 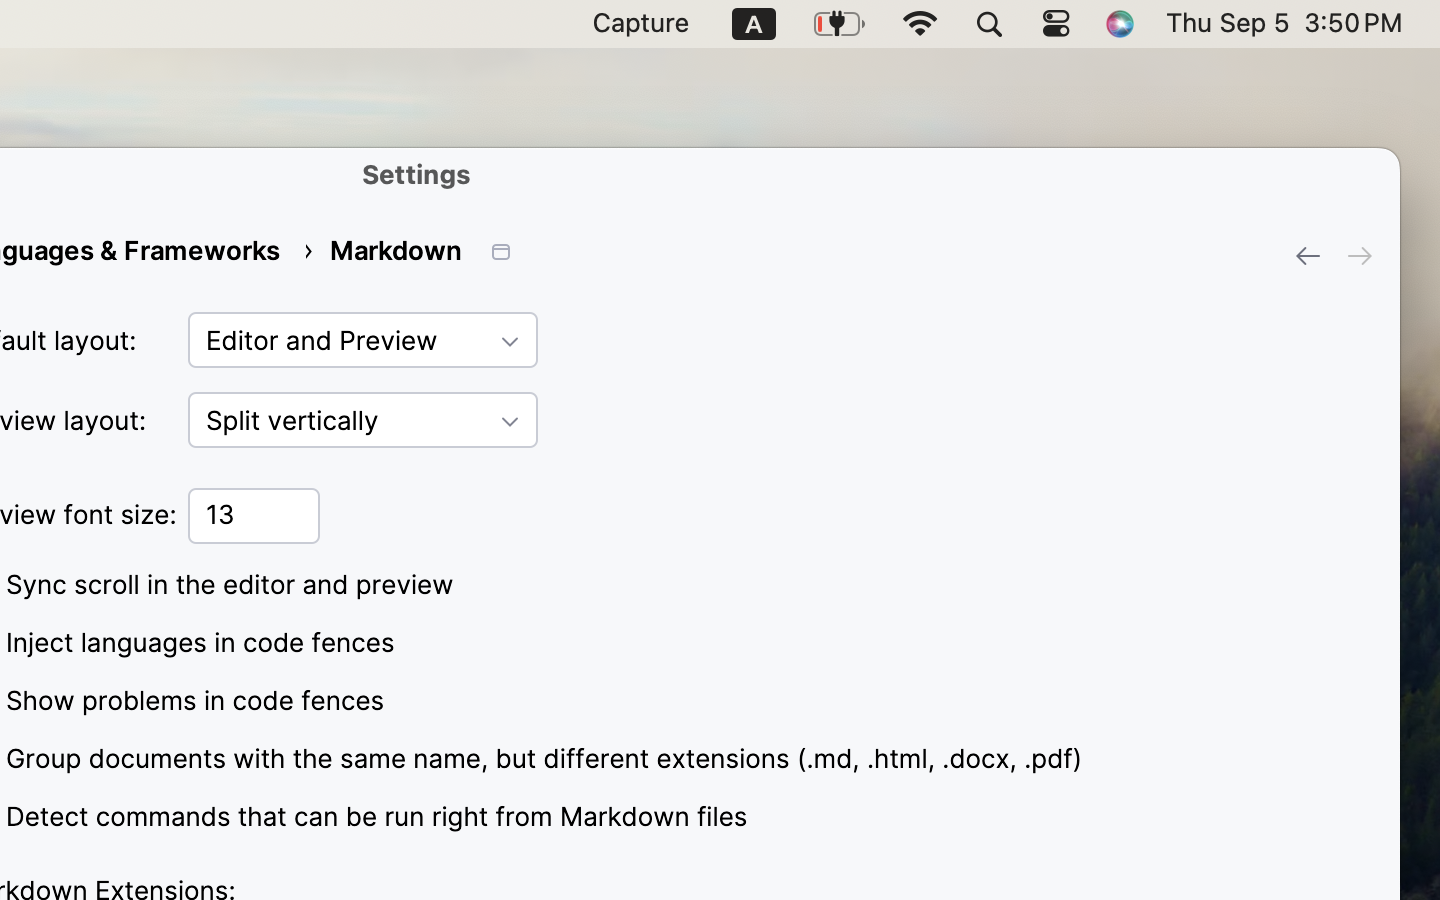 I want to click on 'Split vertically', so click(x=362, y=420).